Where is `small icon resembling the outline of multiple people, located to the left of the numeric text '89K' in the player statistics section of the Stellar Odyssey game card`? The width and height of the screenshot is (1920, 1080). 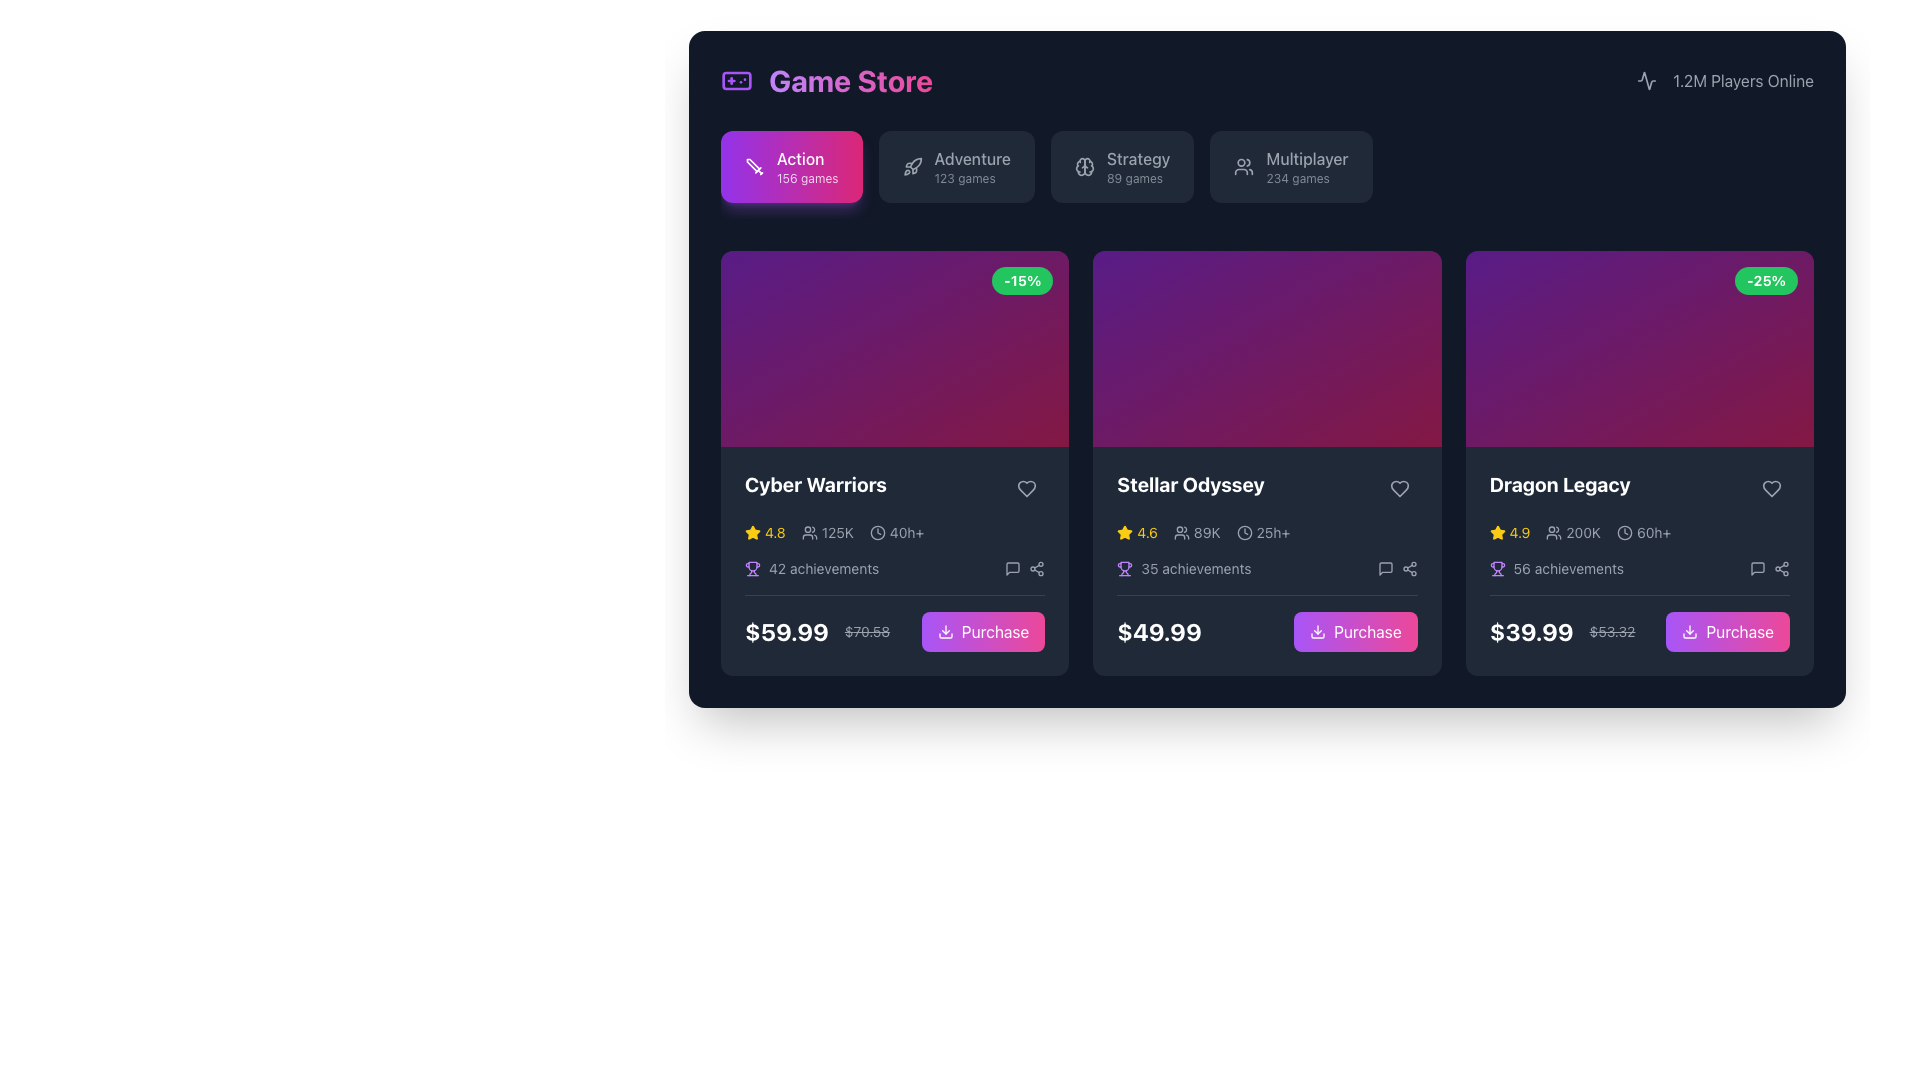
small icon resembling the outline of multiple people, located to the left of the numeric text '89K' in the player statistics section of the Stellar Odyssey game card is located at coordinates (1181, 531).